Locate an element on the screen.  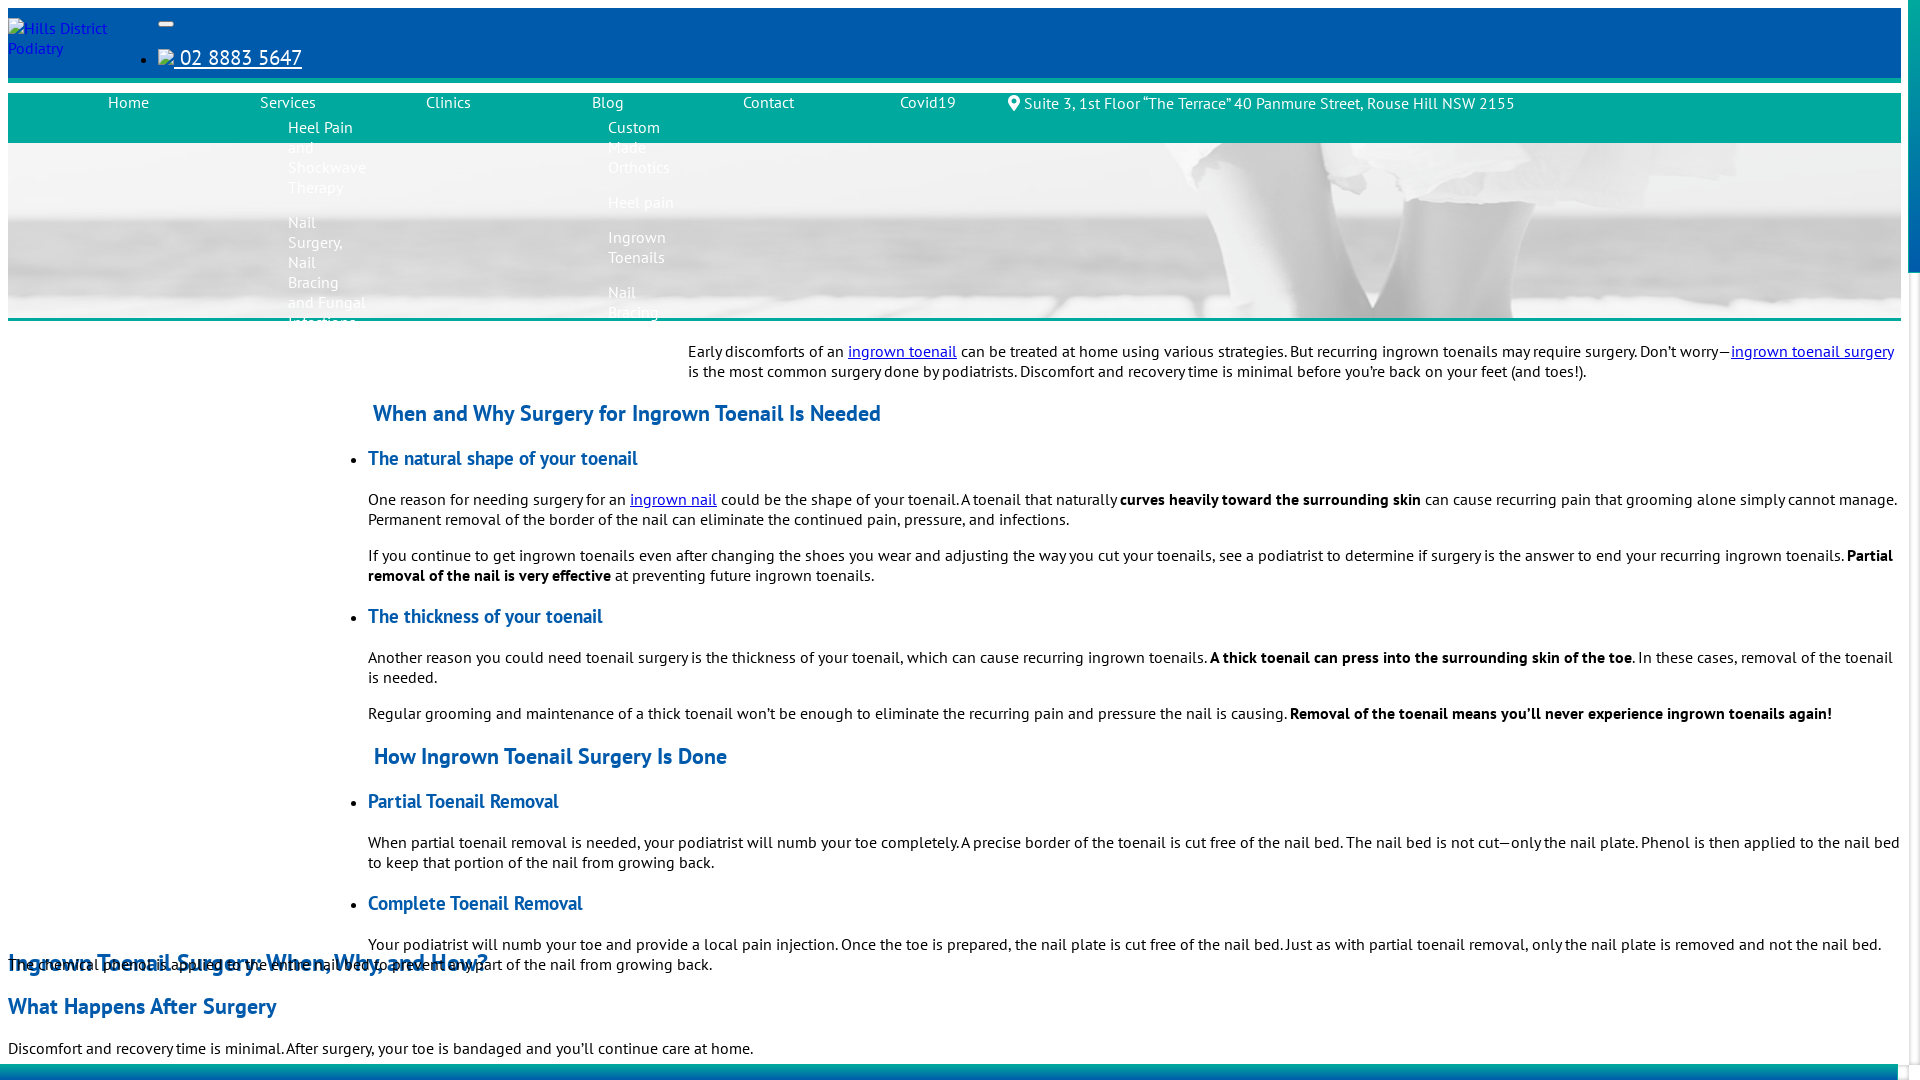
'Custom Made Orthotics' is located at coordinates (317, 567).